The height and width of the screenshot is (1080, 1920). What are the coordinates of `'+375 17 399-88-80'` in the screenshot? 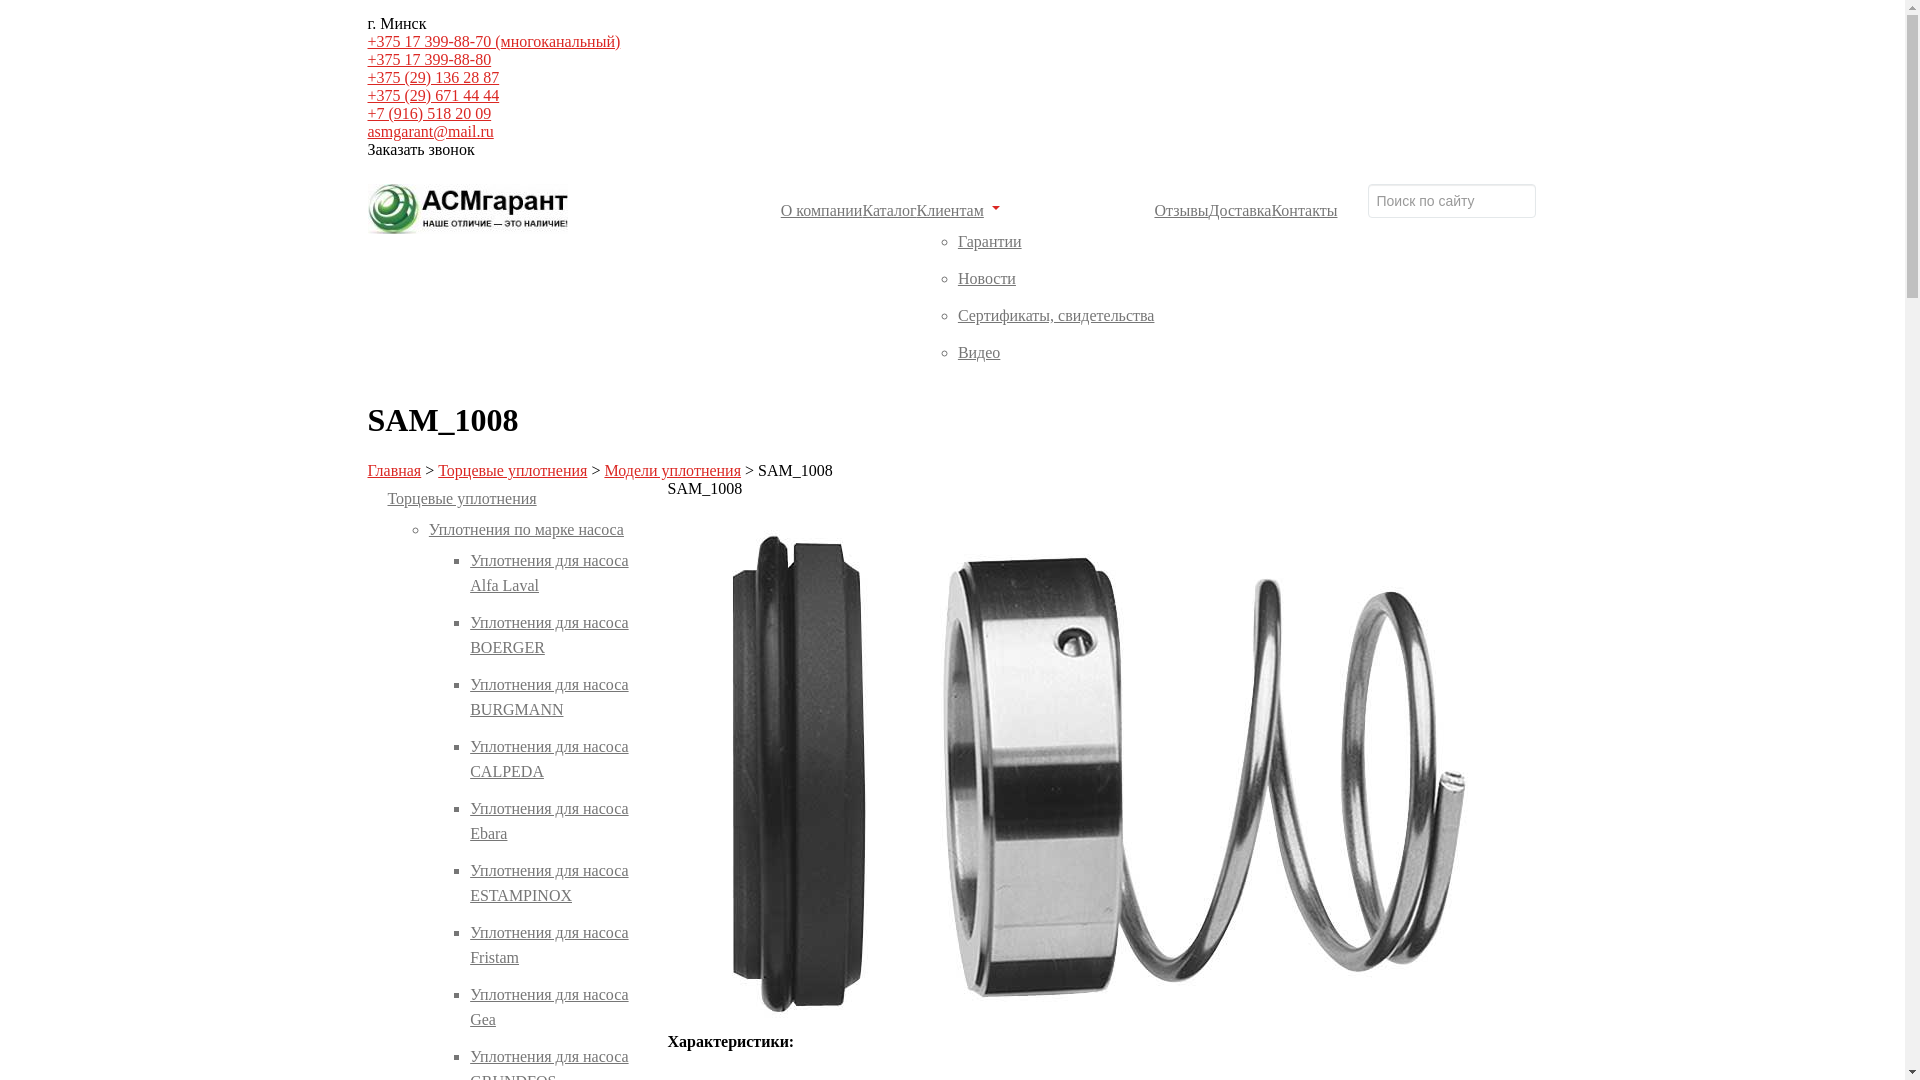 It's located at (429, 58).